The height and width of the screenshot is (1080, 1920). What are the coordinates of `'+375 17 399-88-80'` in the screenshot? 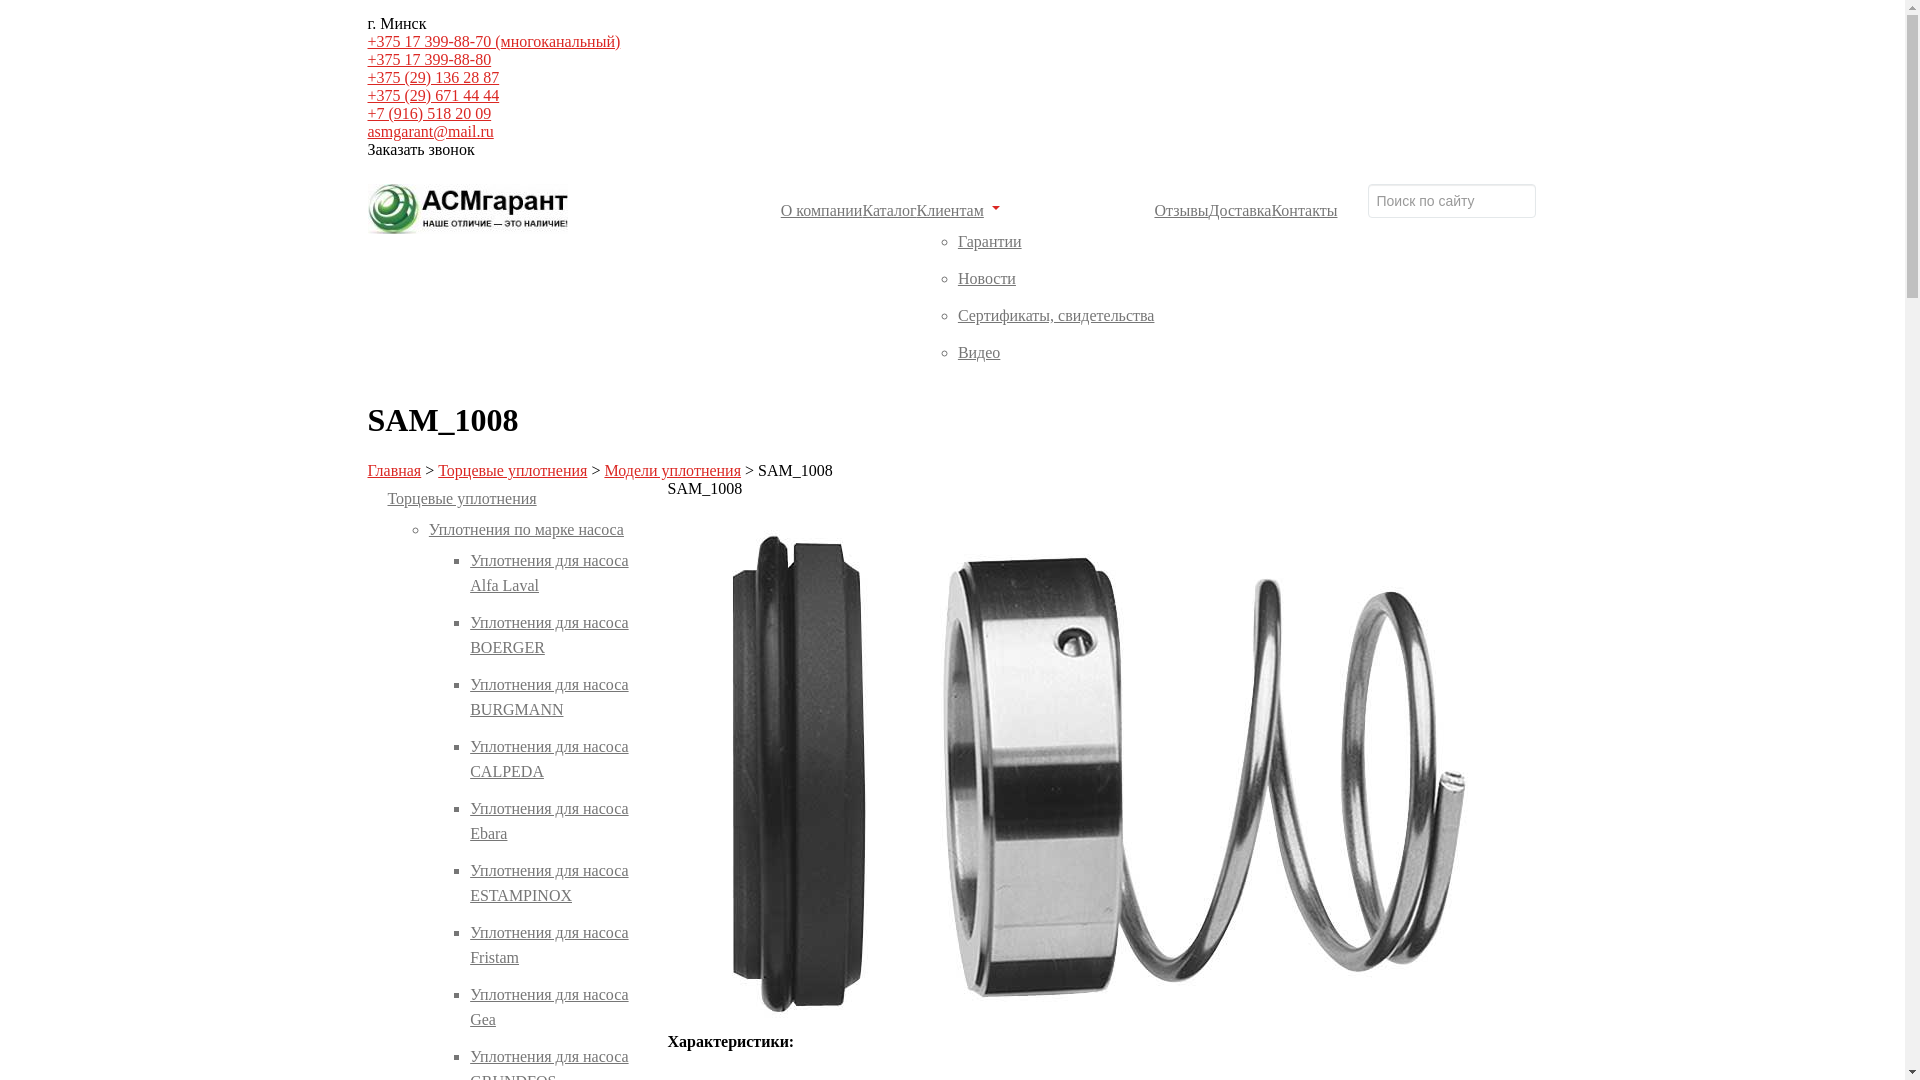 It's located at (429, 58).